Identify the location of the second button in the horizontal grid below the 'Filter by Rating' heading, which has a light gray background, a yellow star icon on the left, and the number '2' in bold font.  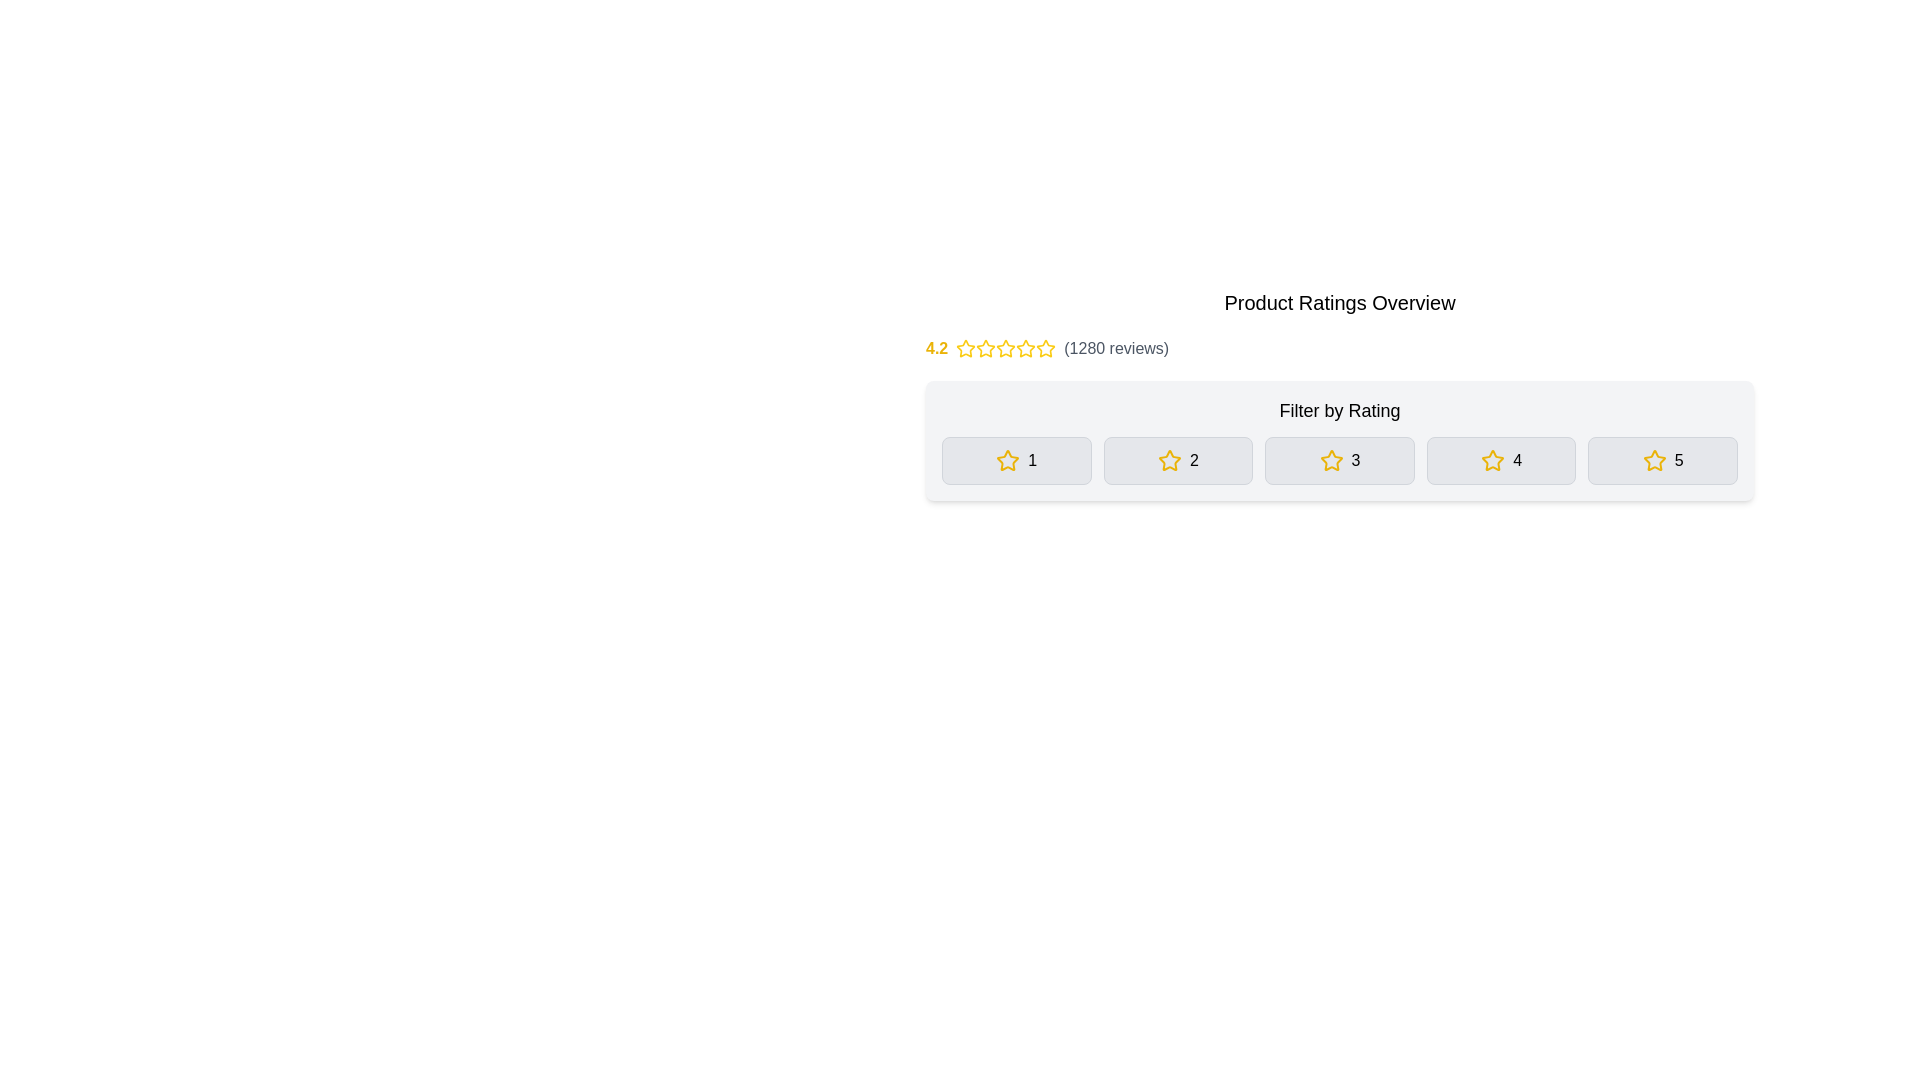
(1178, 461).